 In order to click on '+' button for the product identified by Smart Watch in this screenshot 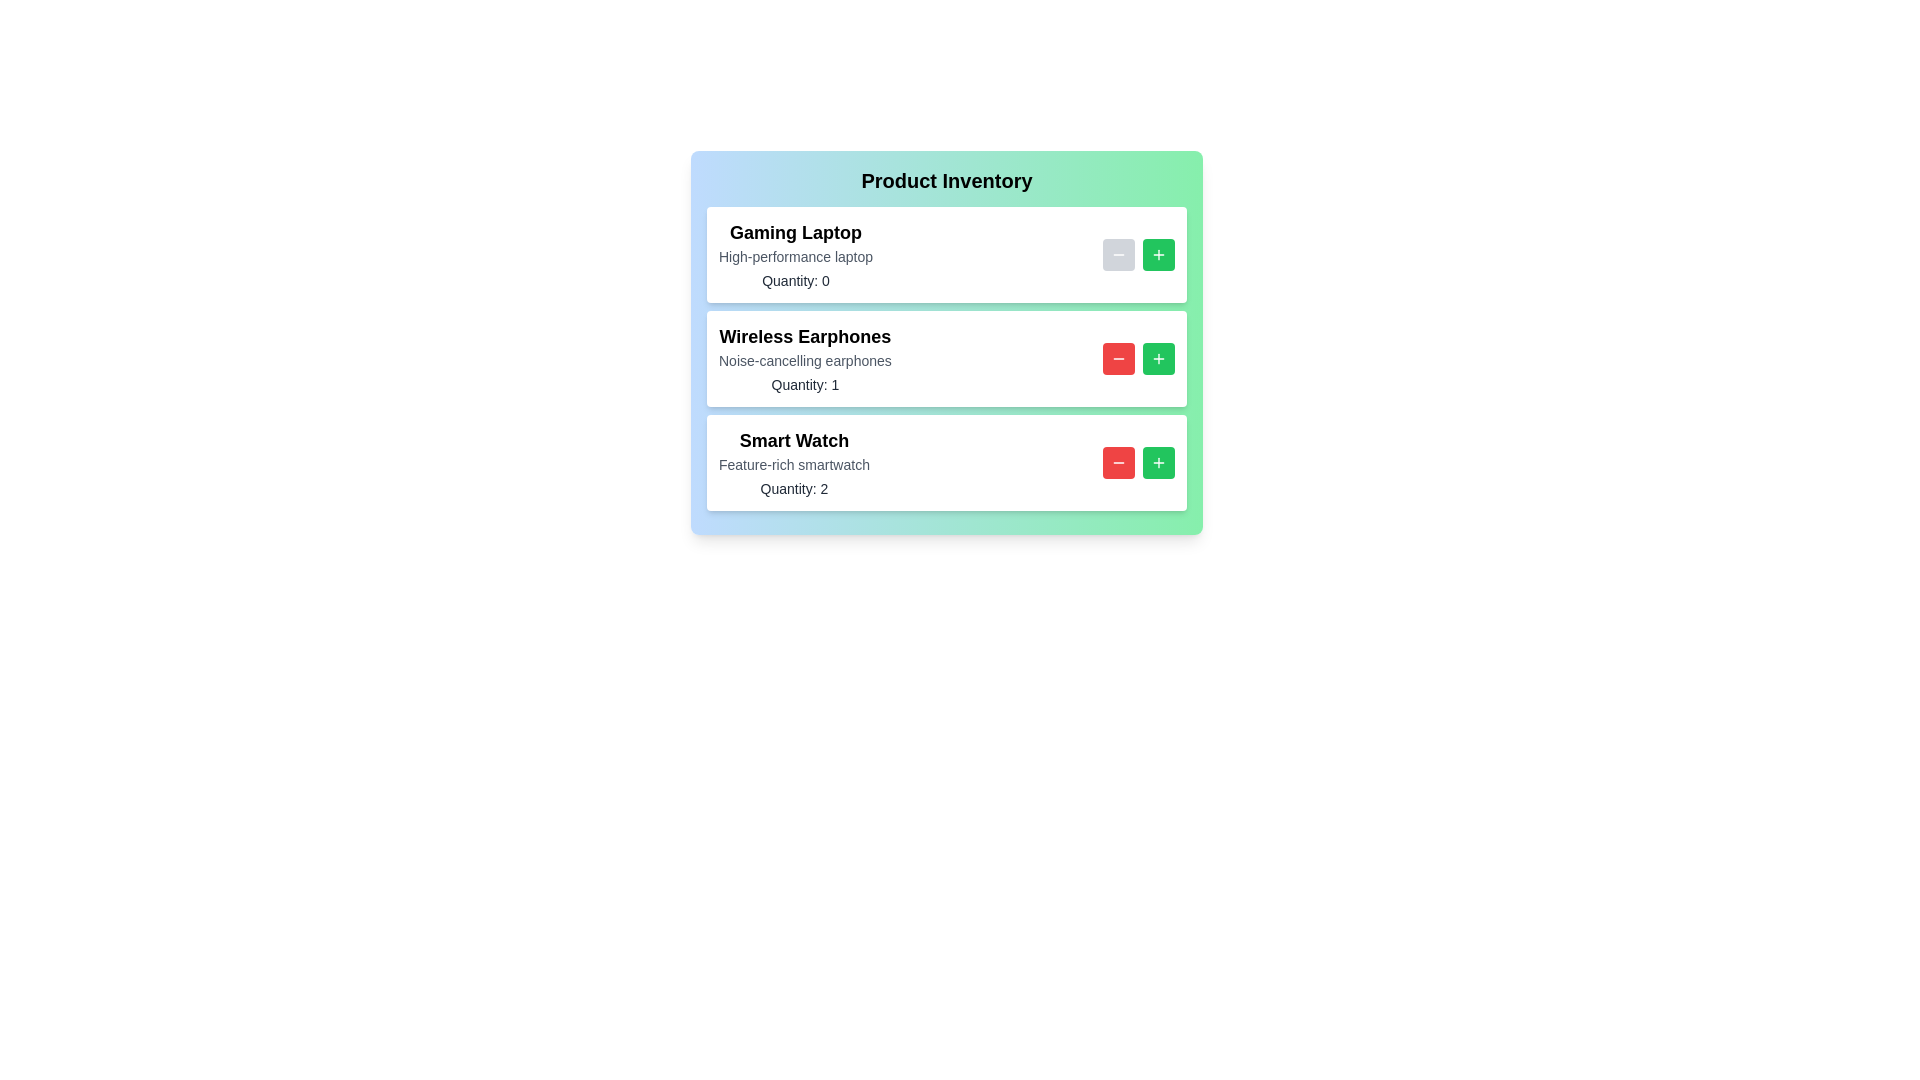, I will do `click(1158, 462)`.